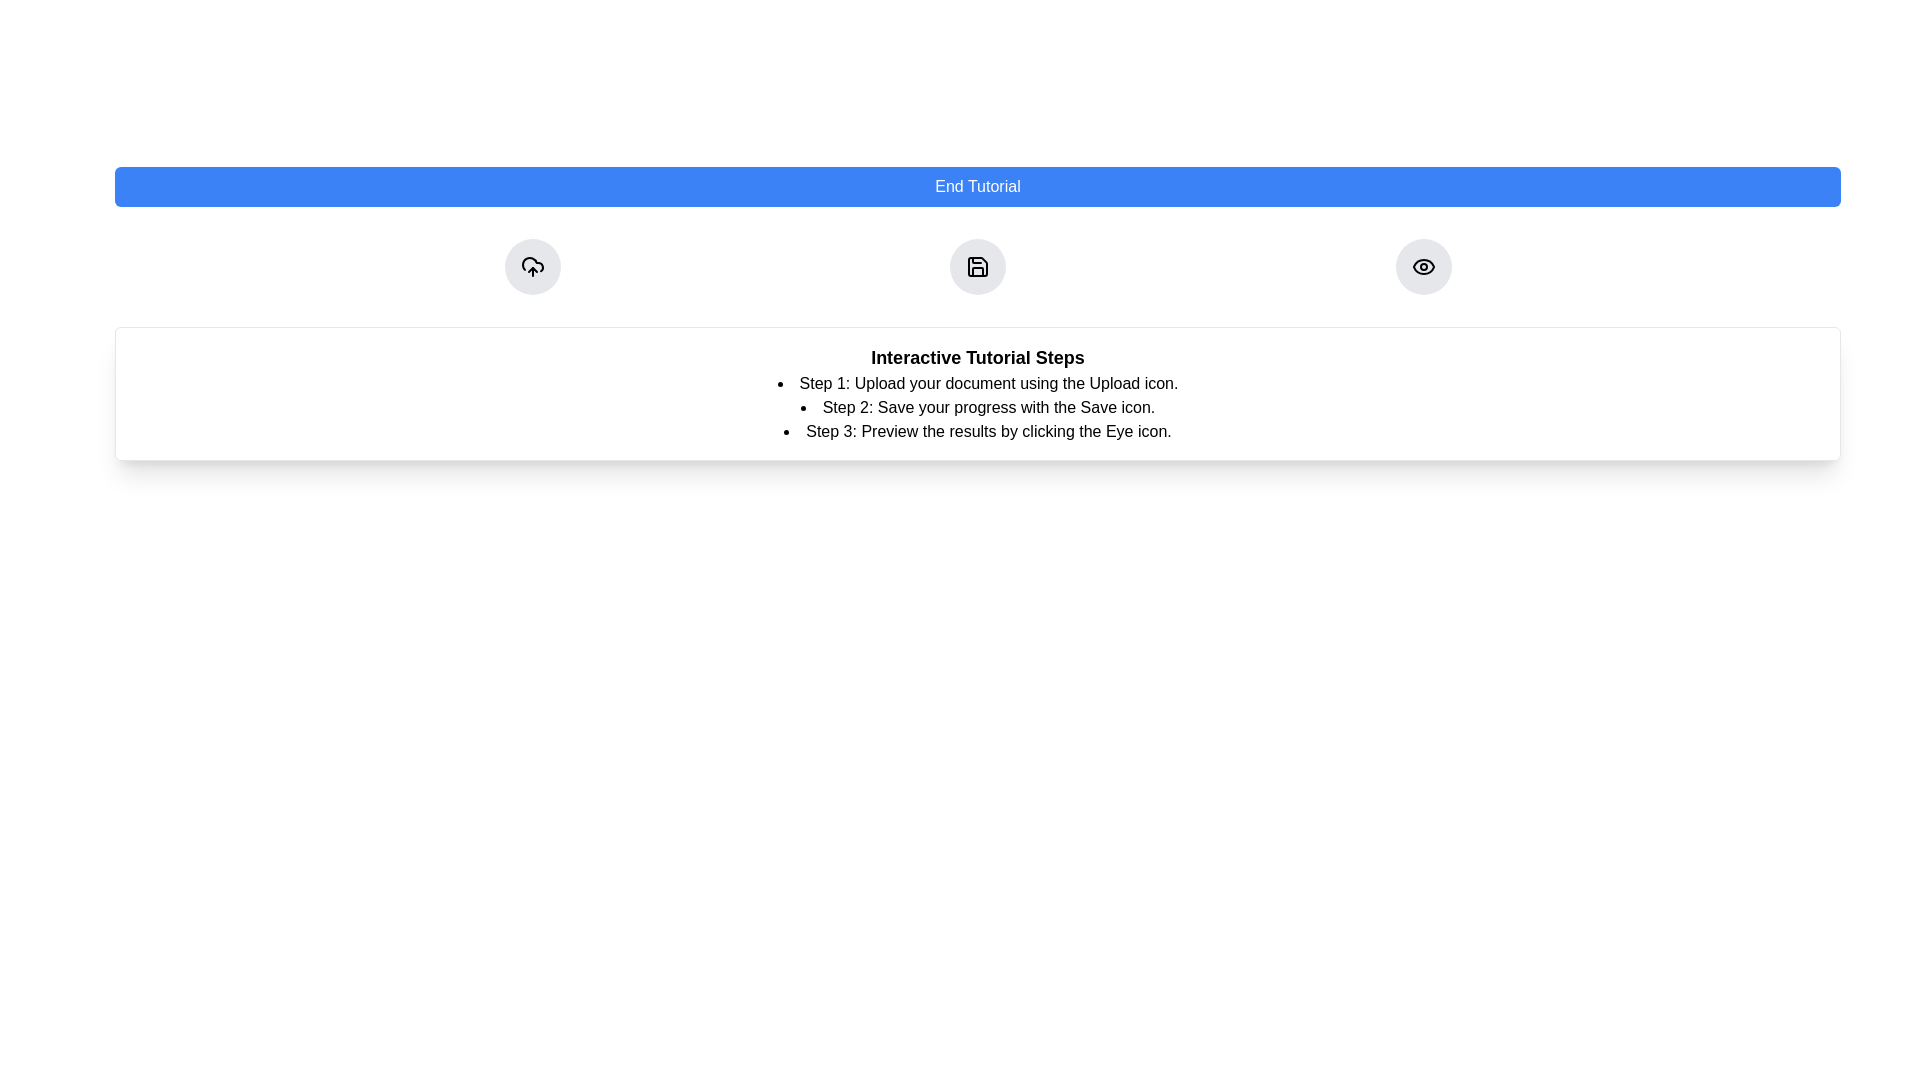  I want to click on the circular button with a disk save icon, so click(978, 265).